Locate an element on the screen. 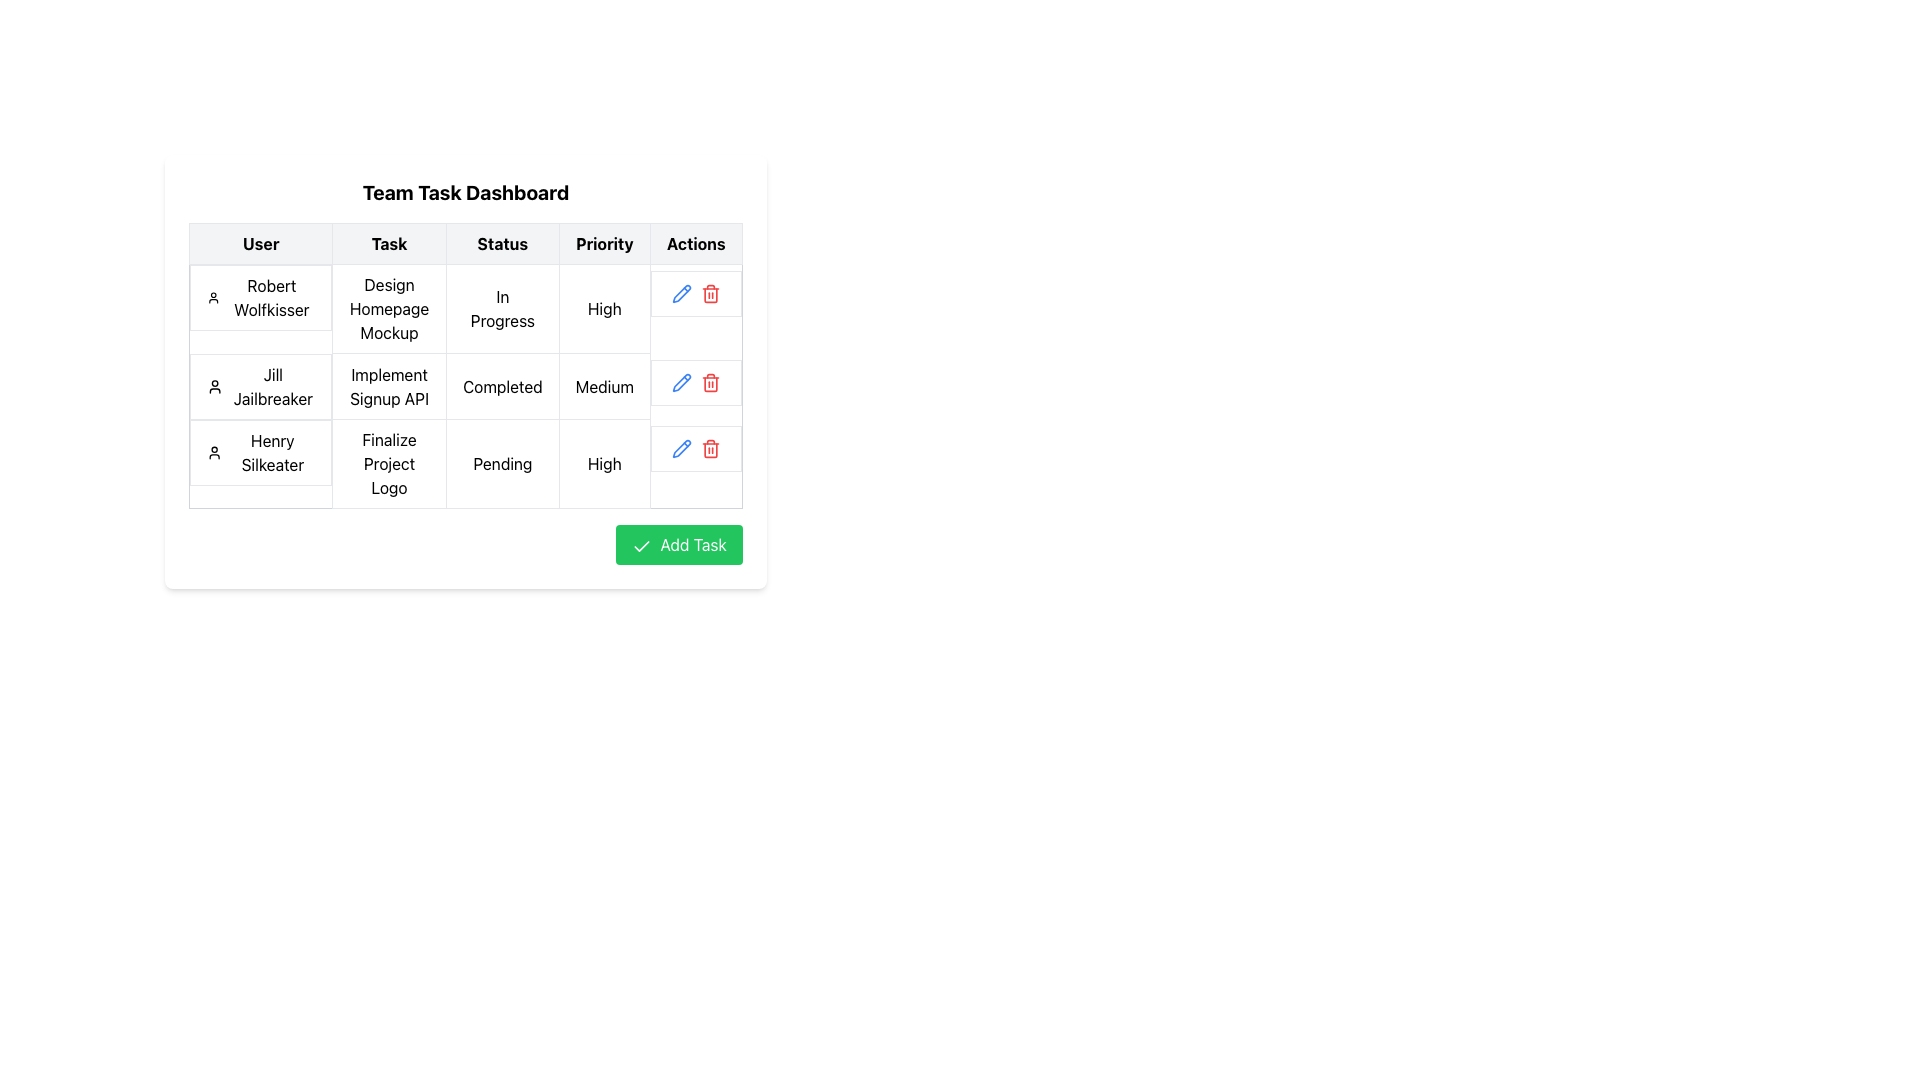  the Text Label indicating the status of the task 'Finalize Project Logo' in the 'Status' column of the table is located at coordinates (502, 463).